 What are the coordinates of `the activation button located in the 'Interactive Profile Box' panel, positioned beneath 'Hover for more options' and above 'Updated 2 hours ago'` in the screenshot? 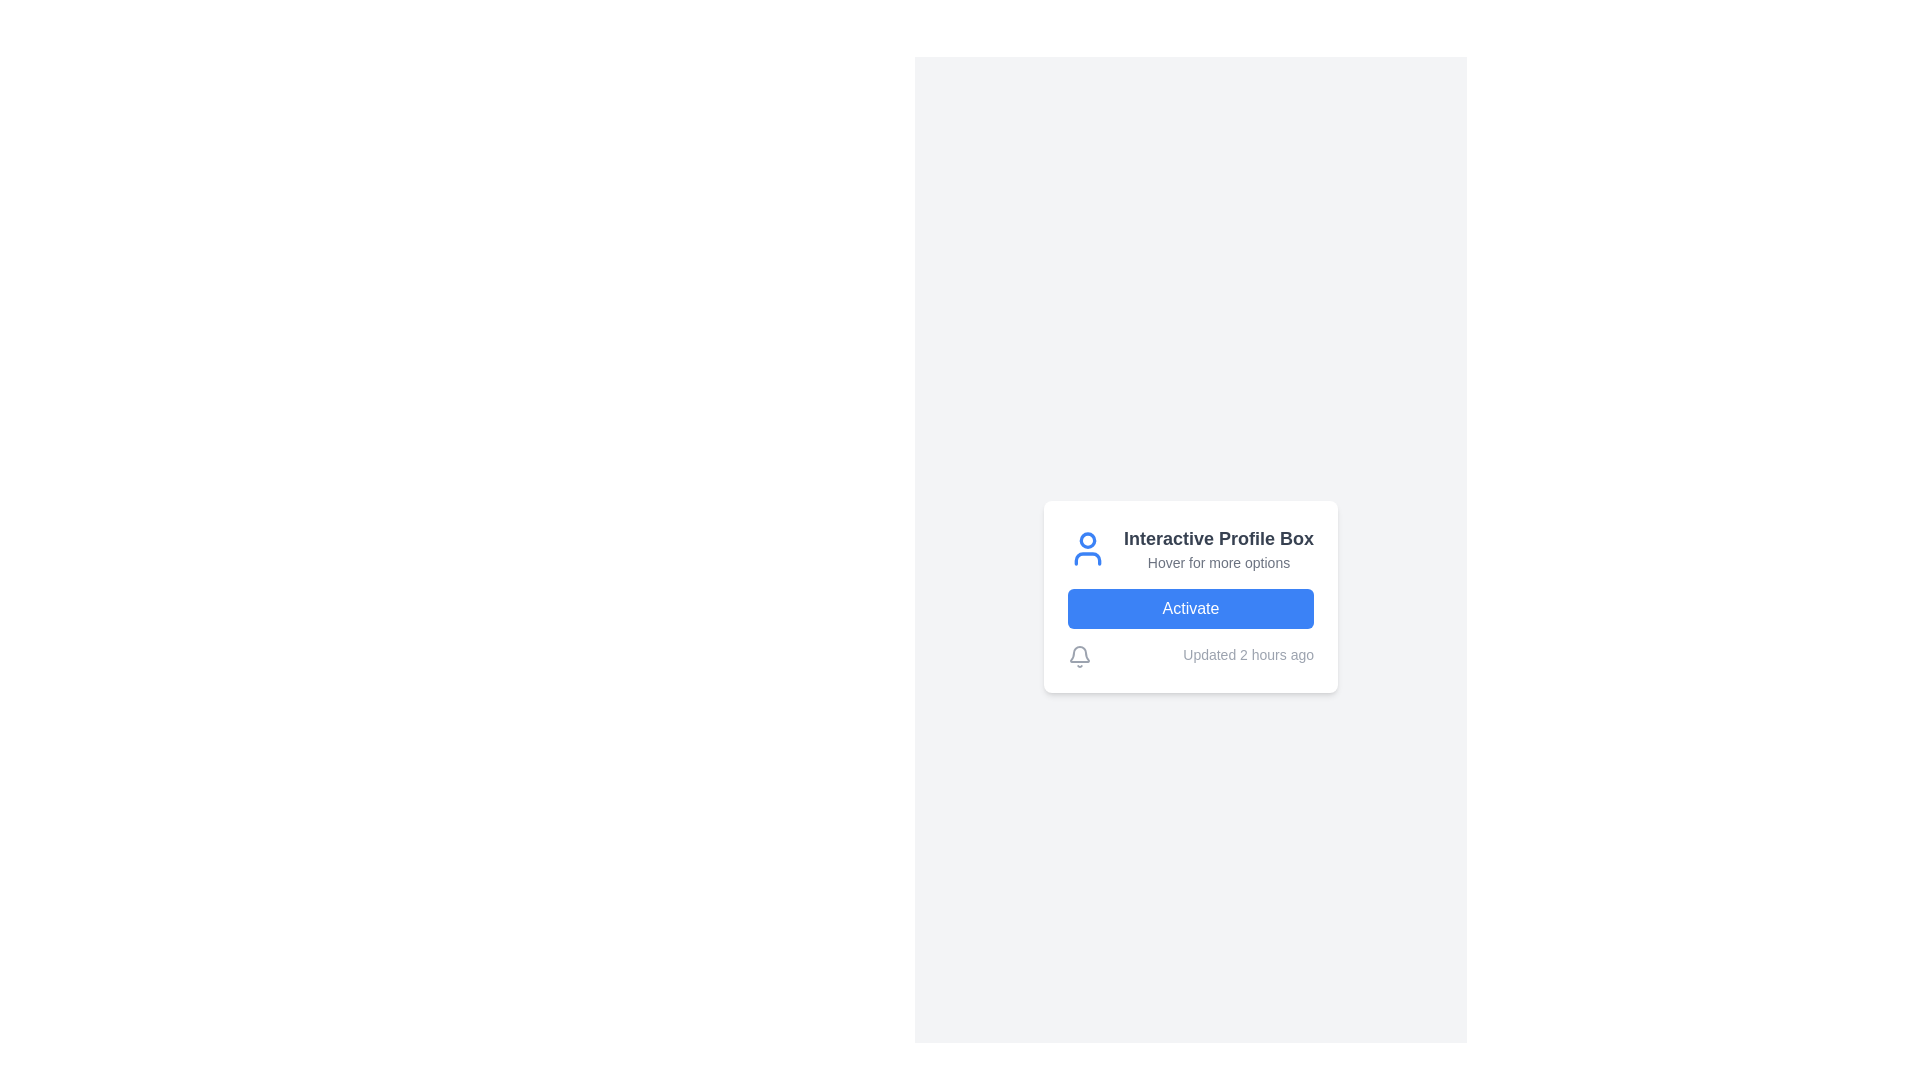 It's located at (1190, 608).